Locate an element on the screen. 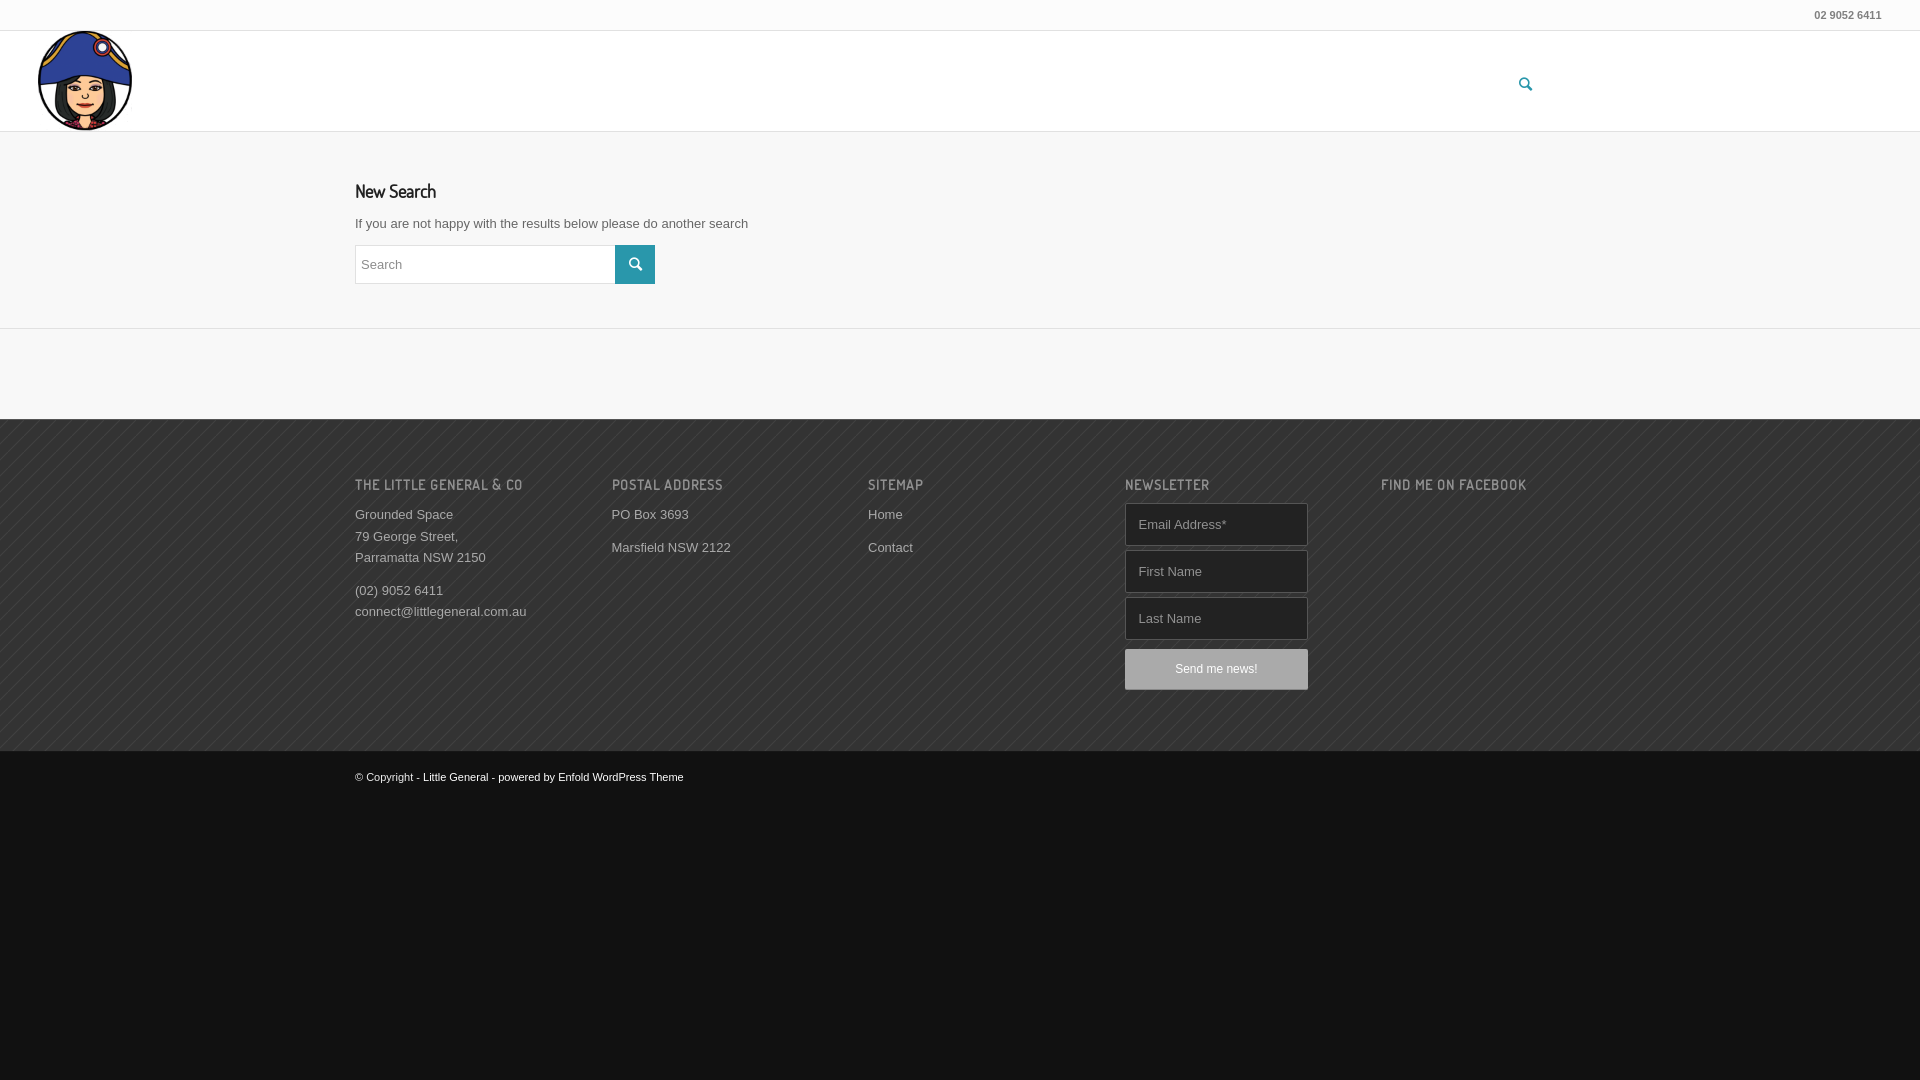  'Home' is located at coordinates (1546, 49).